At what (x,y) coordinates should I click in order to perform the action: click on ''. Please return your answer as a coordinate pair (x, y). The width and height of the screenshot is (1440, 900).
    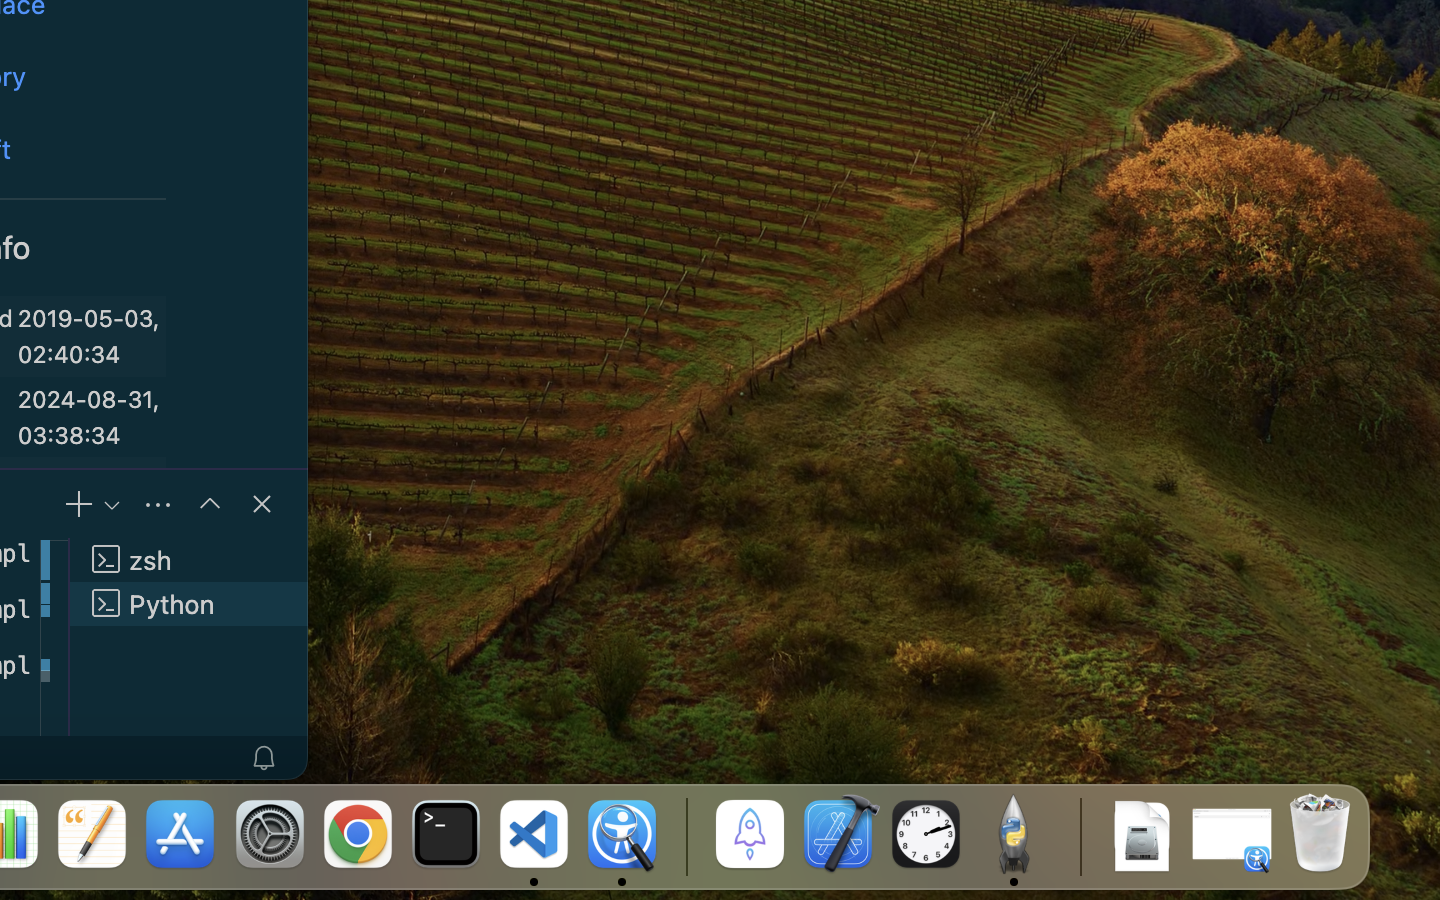
    Looking at the image, I should click on (260, 503).